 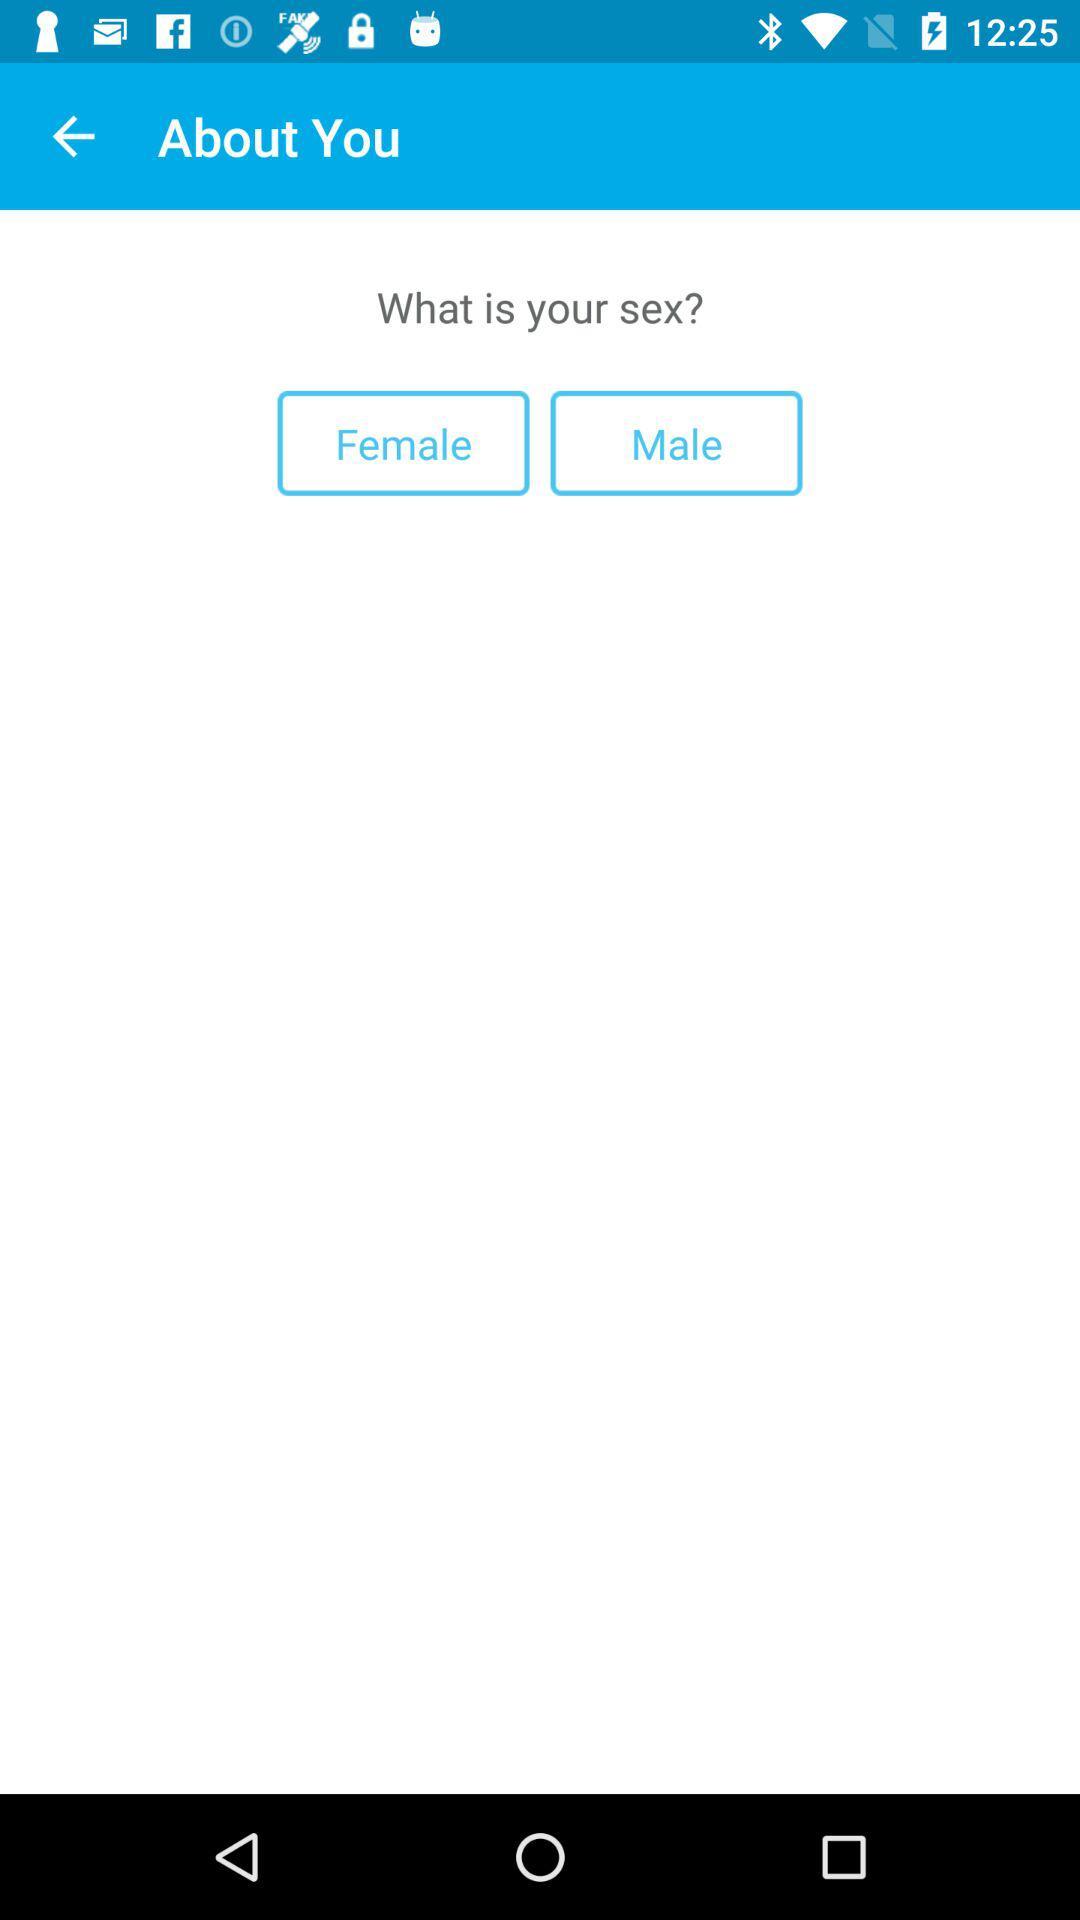 What do you see at coordinates (675, 442) in the screenshot?
I see `the item to the right of female` at bounding box center [675, 442].